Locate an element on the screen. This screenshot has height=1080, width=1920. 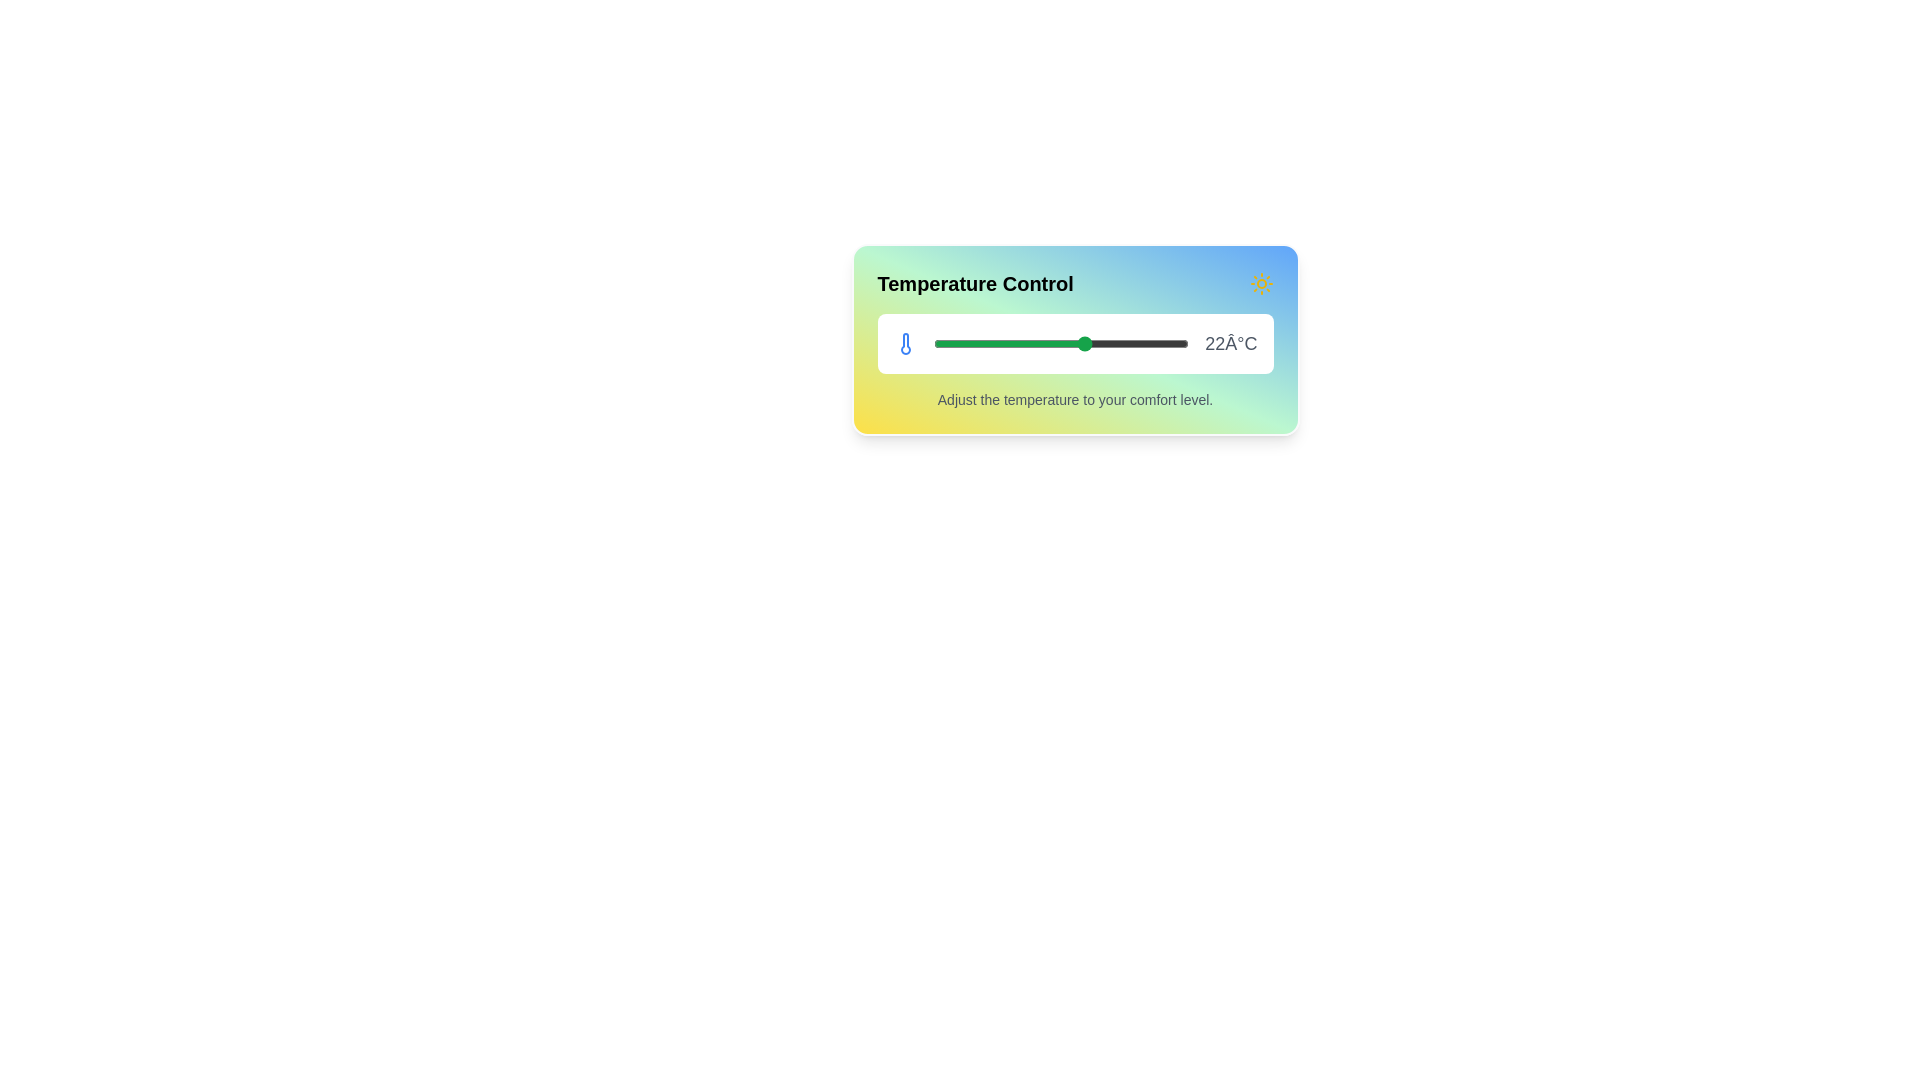
temperature is located at coordinates (1073, 342).